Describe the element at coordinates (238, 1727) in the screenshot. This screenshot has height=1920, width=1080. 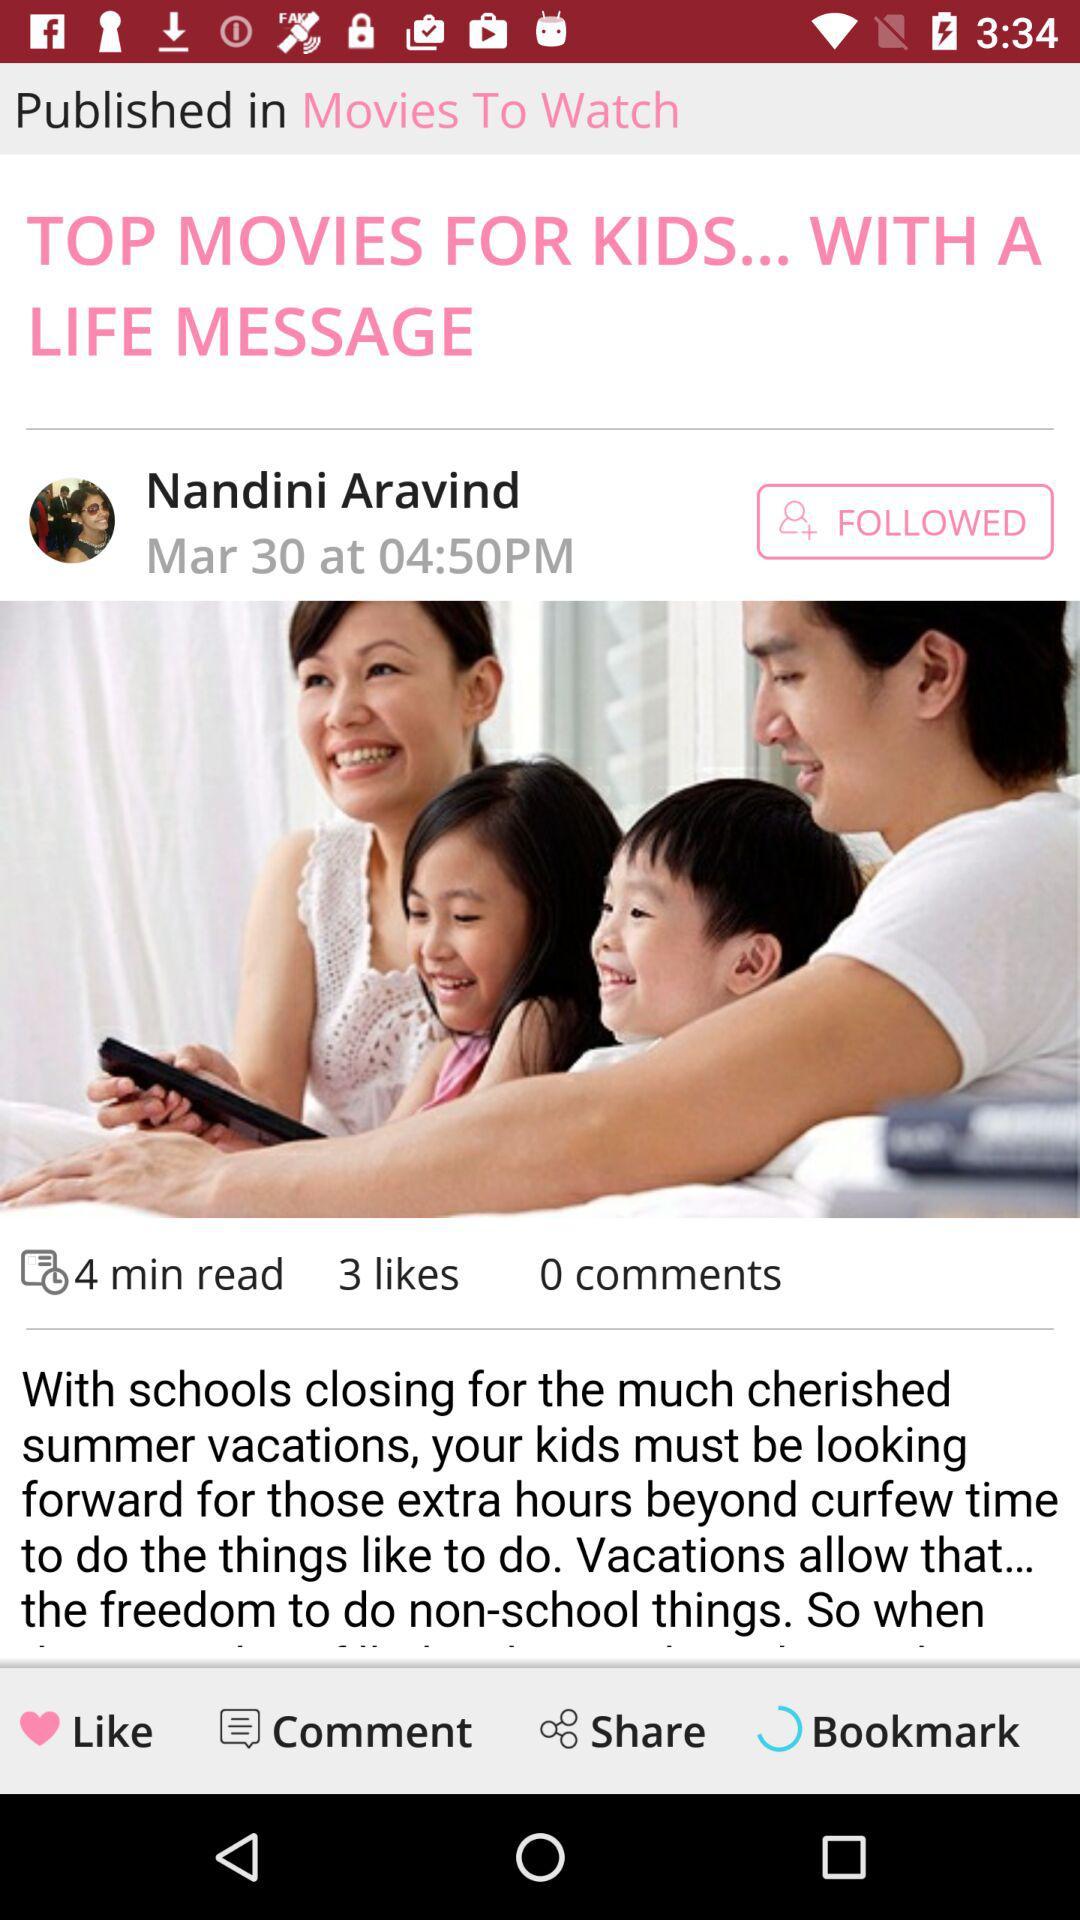
I see `leave a coment` at that location.